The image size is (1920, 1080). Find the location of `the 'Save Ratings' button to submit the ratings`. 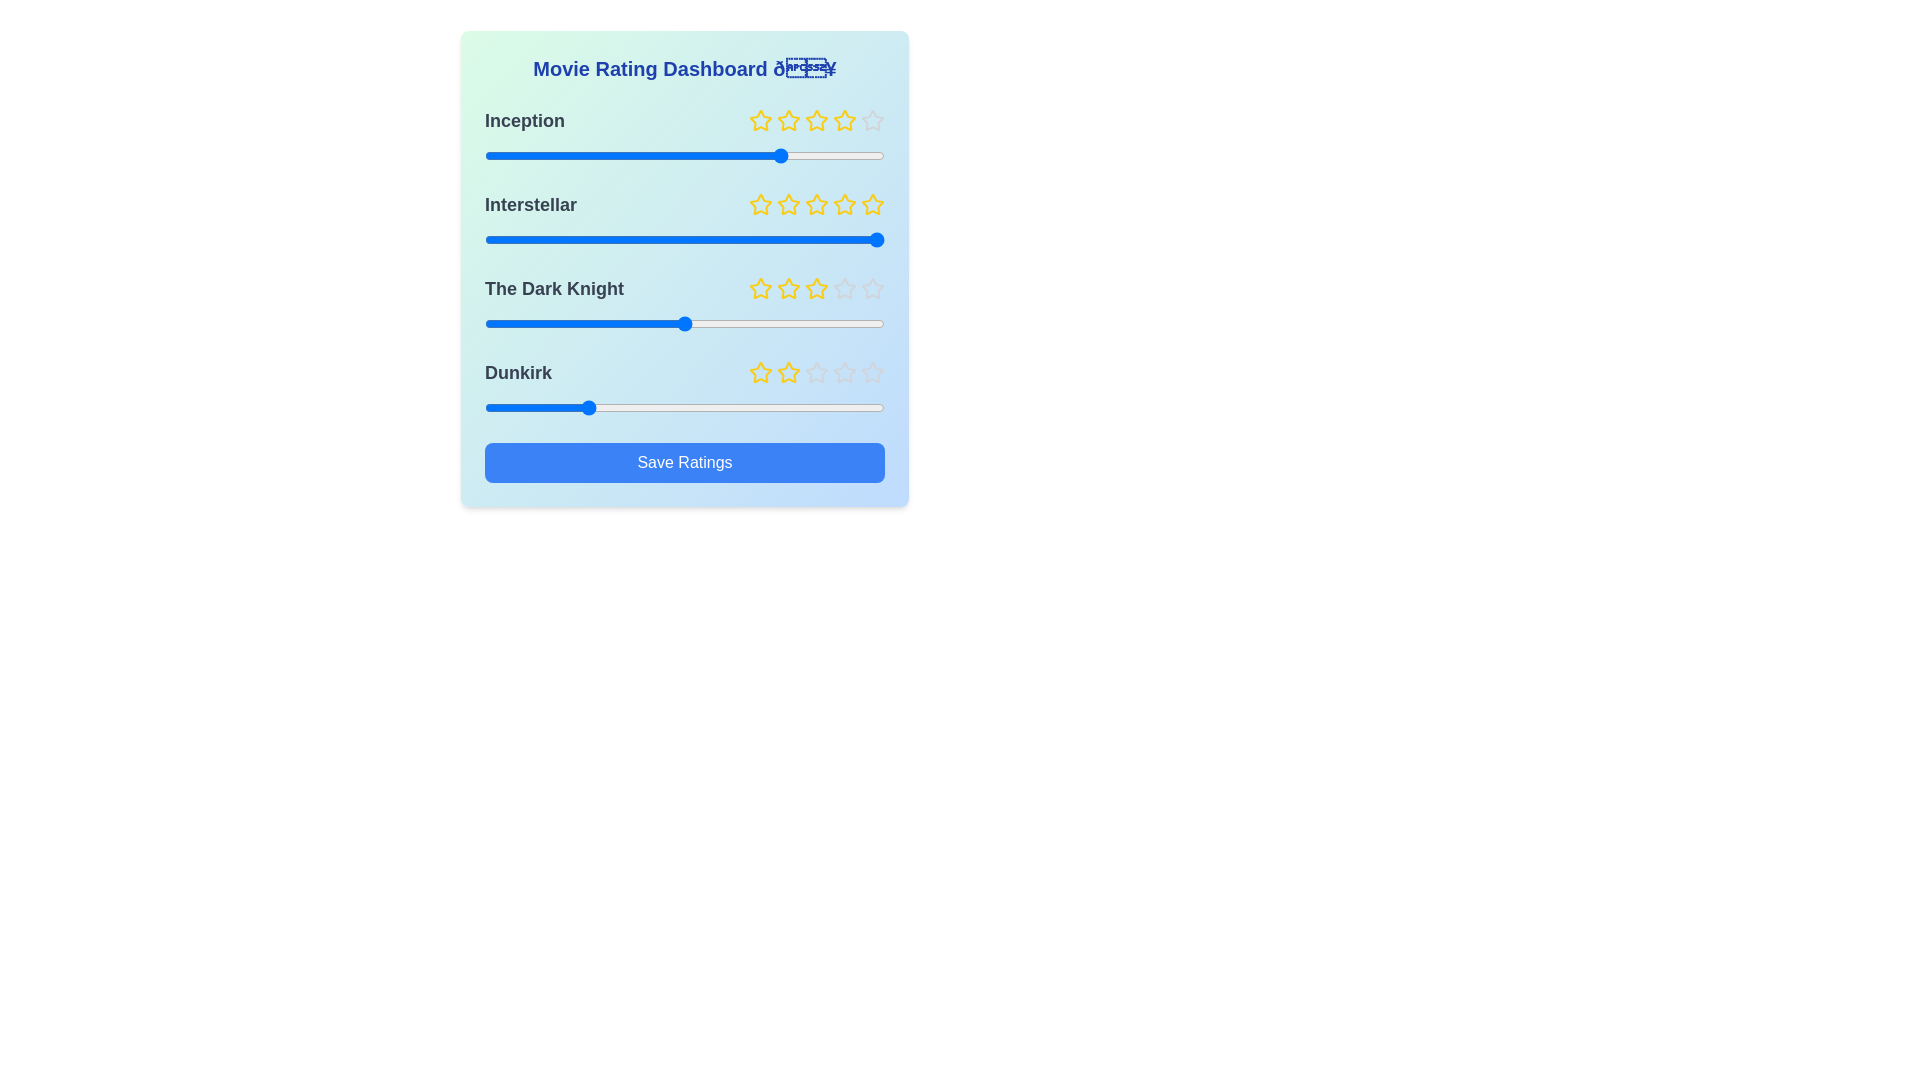

the 'Save Ratings' button to submit the ratings is located at coordinates (685, 462).